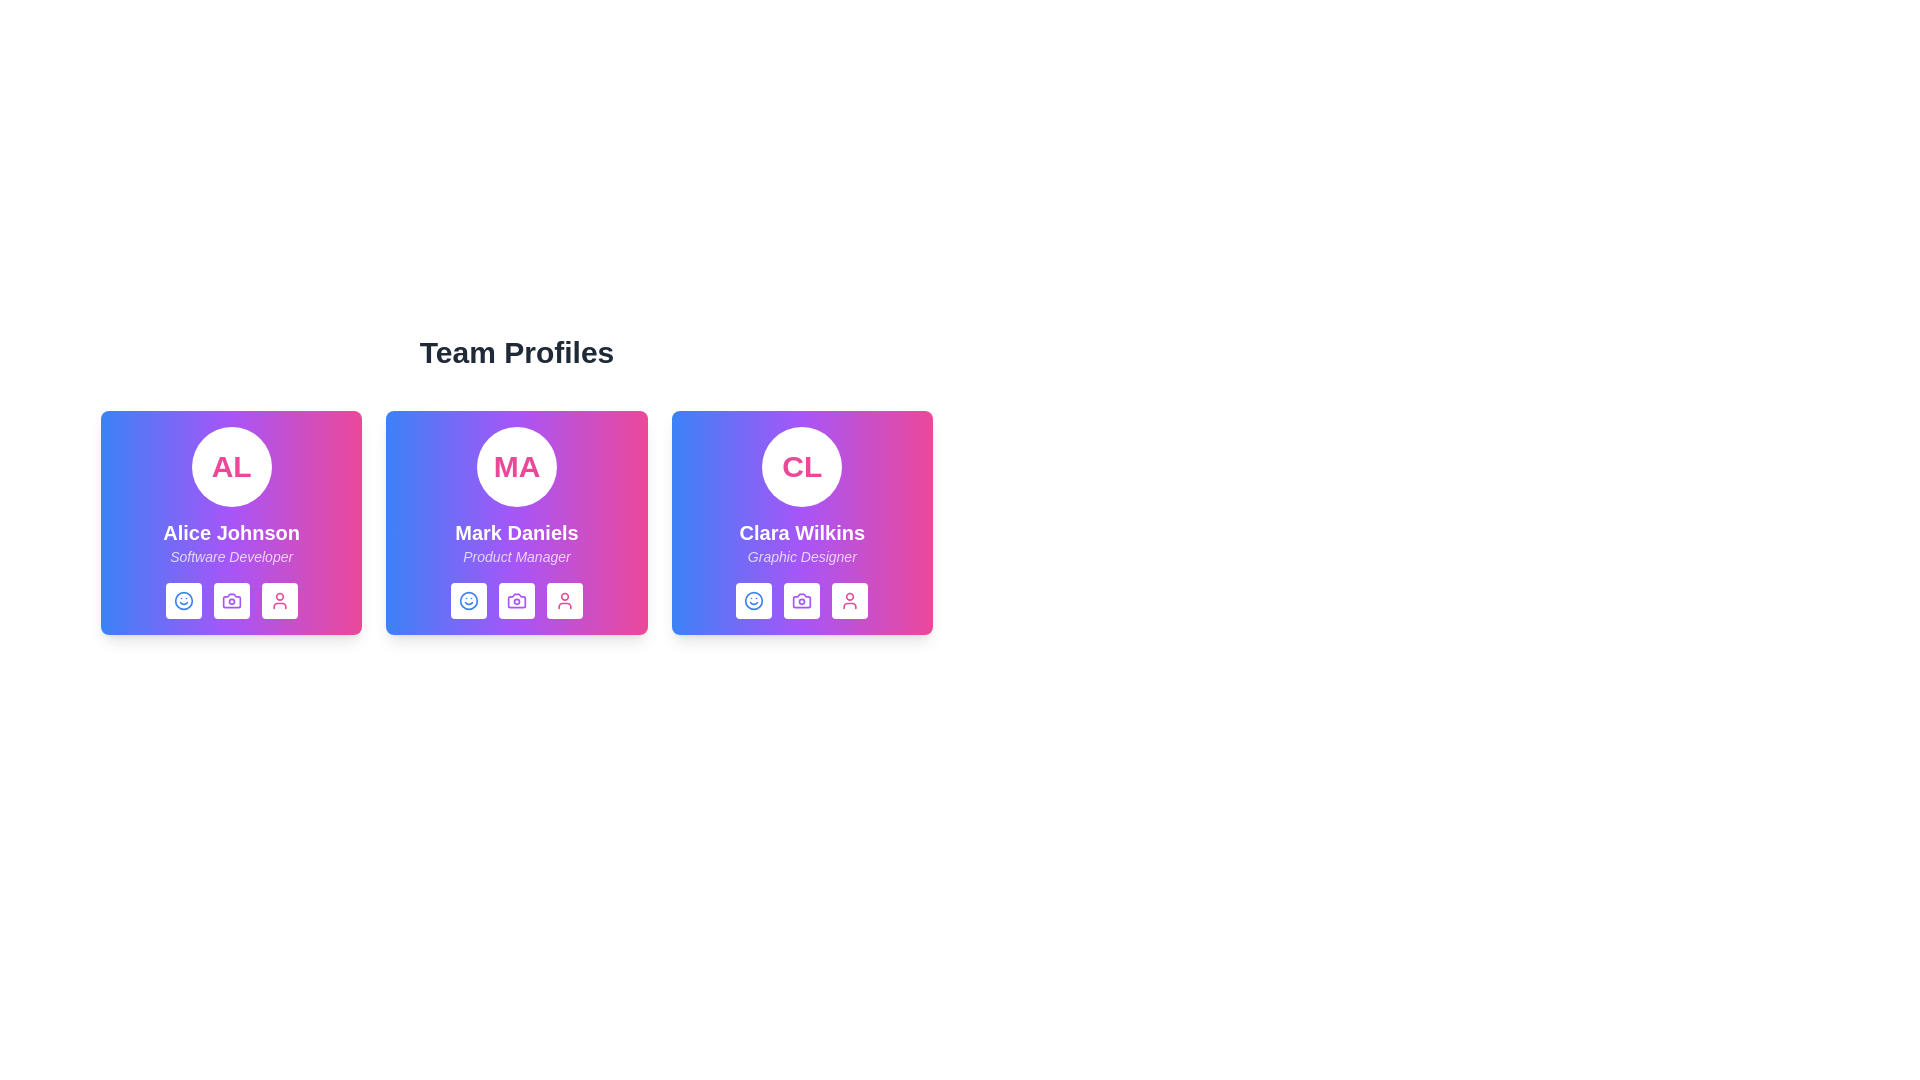 The width and height of the screenshot is (1920, 1080). What do you see at coordinates (468, 600) in the screenshot?
I see `the circular icon button with a smiling face, which is the first icon from the left in a row of three icons located under the 'Mark Daniels' card` at bounding box center [468, 600].